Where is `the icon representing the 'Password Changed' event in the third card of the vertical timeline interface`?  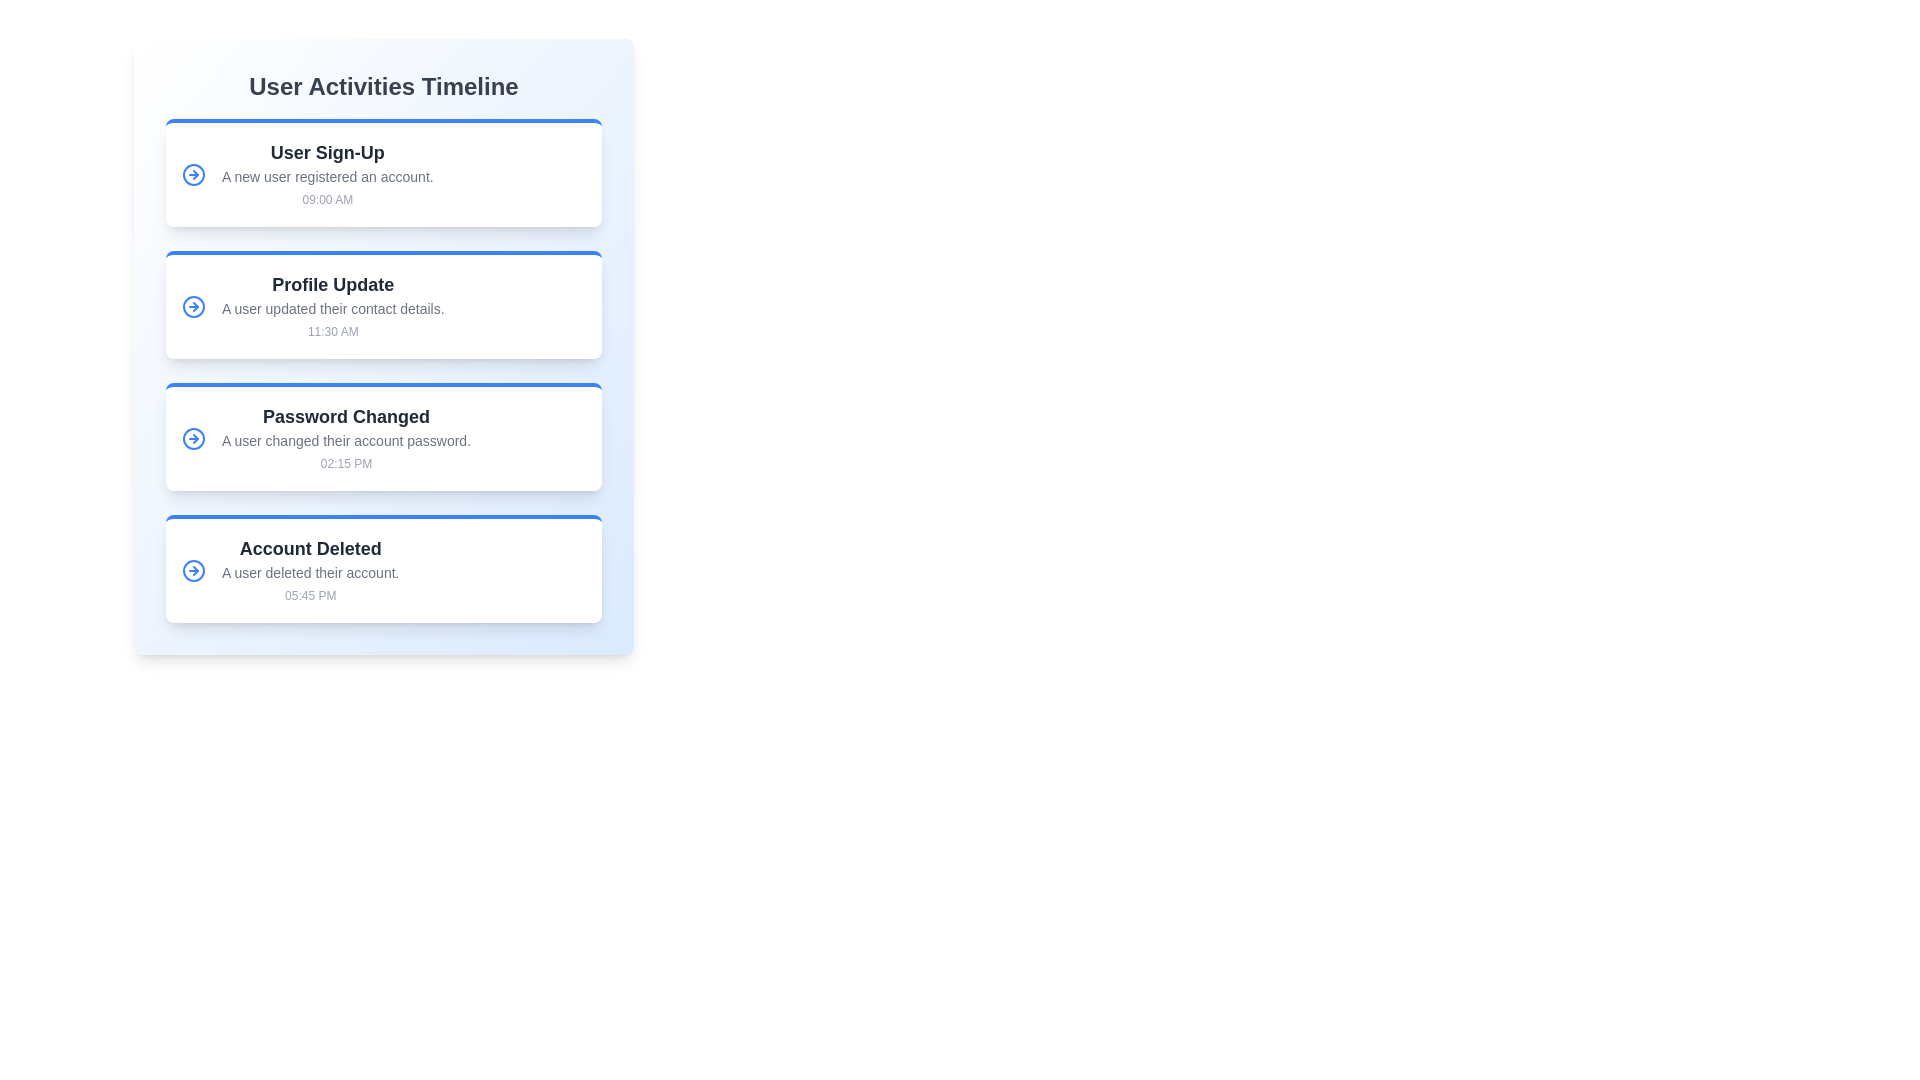
the icon representing the 'Password Changed' event in the third card of the vertical timeline interface is located at coordinates (193, 438).